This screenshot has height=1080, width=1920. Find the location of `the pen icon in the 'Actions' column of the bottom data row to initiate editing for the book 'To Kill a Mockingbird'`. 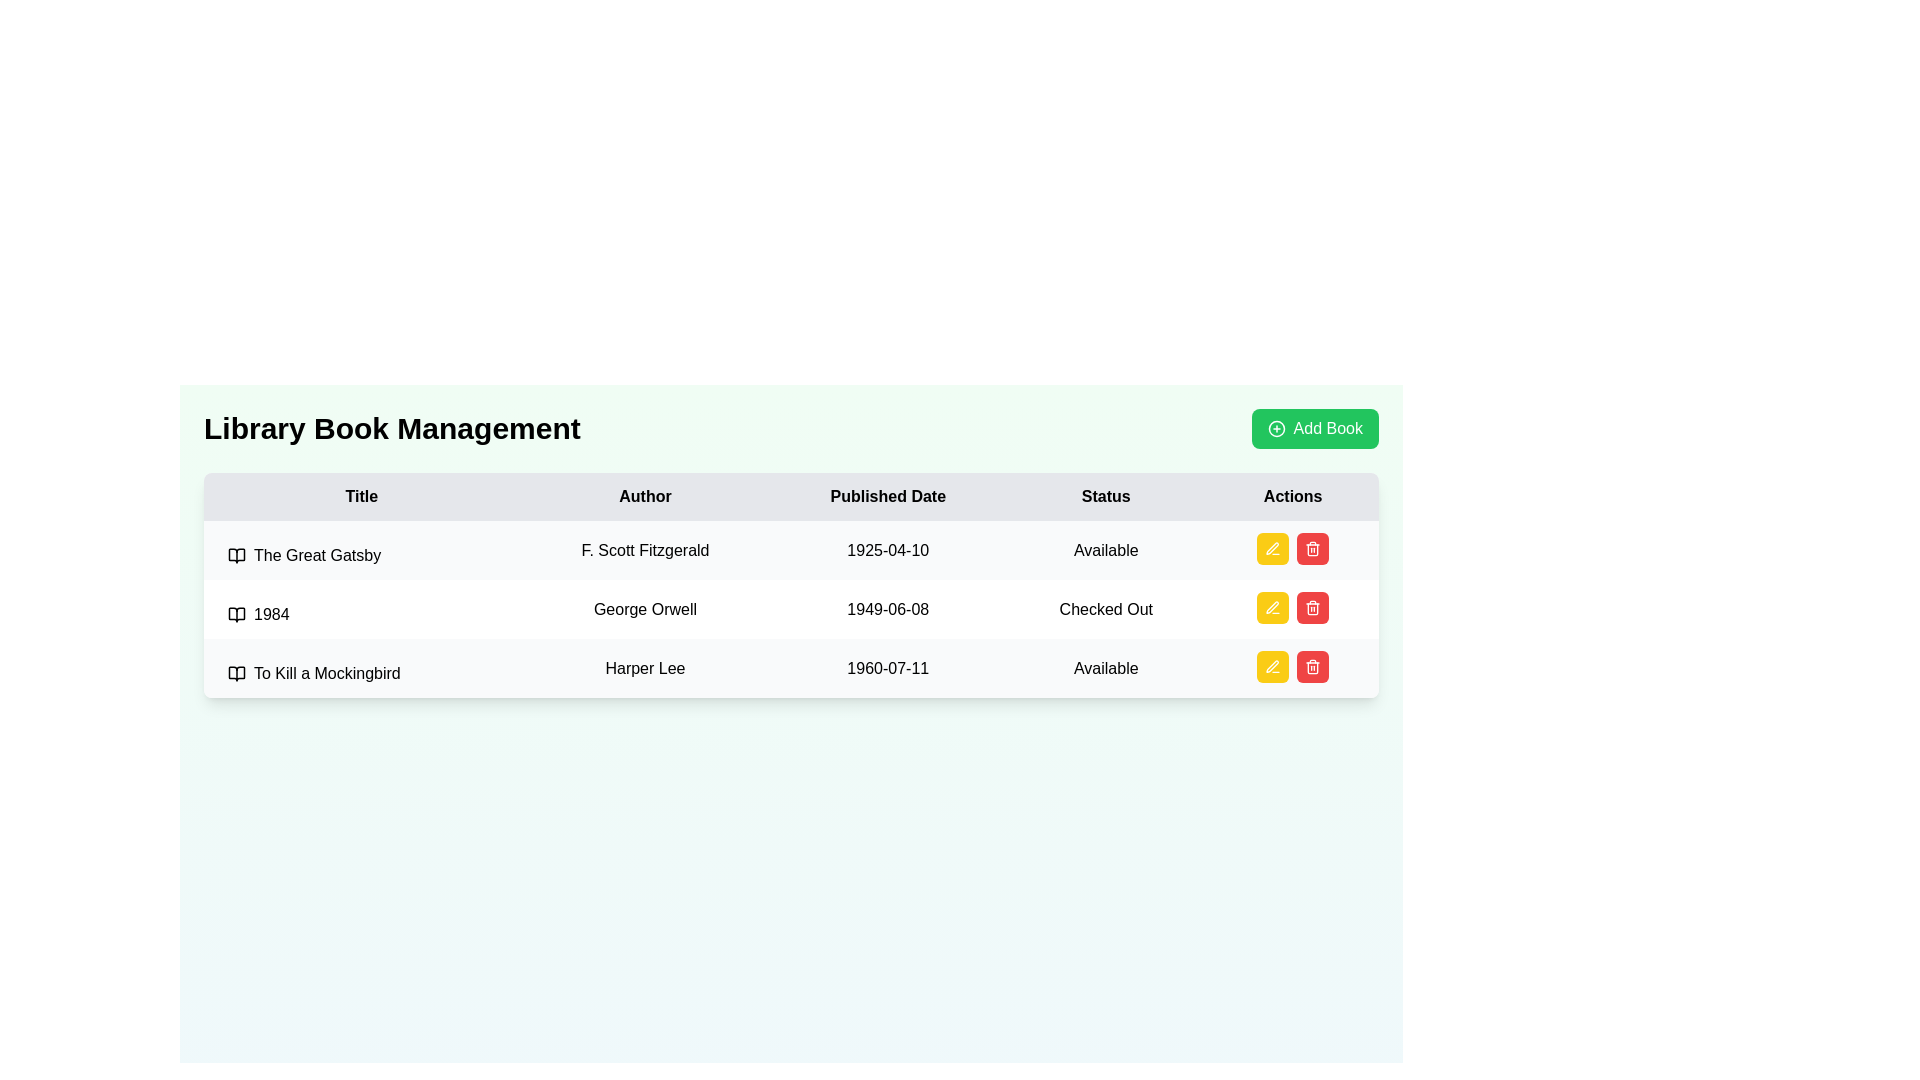

the pen icon in the 'Actions' column of the bottom data row to initiate editing for the book 'To Kill a Mockingbird' is located at coordinates (1271, 548).